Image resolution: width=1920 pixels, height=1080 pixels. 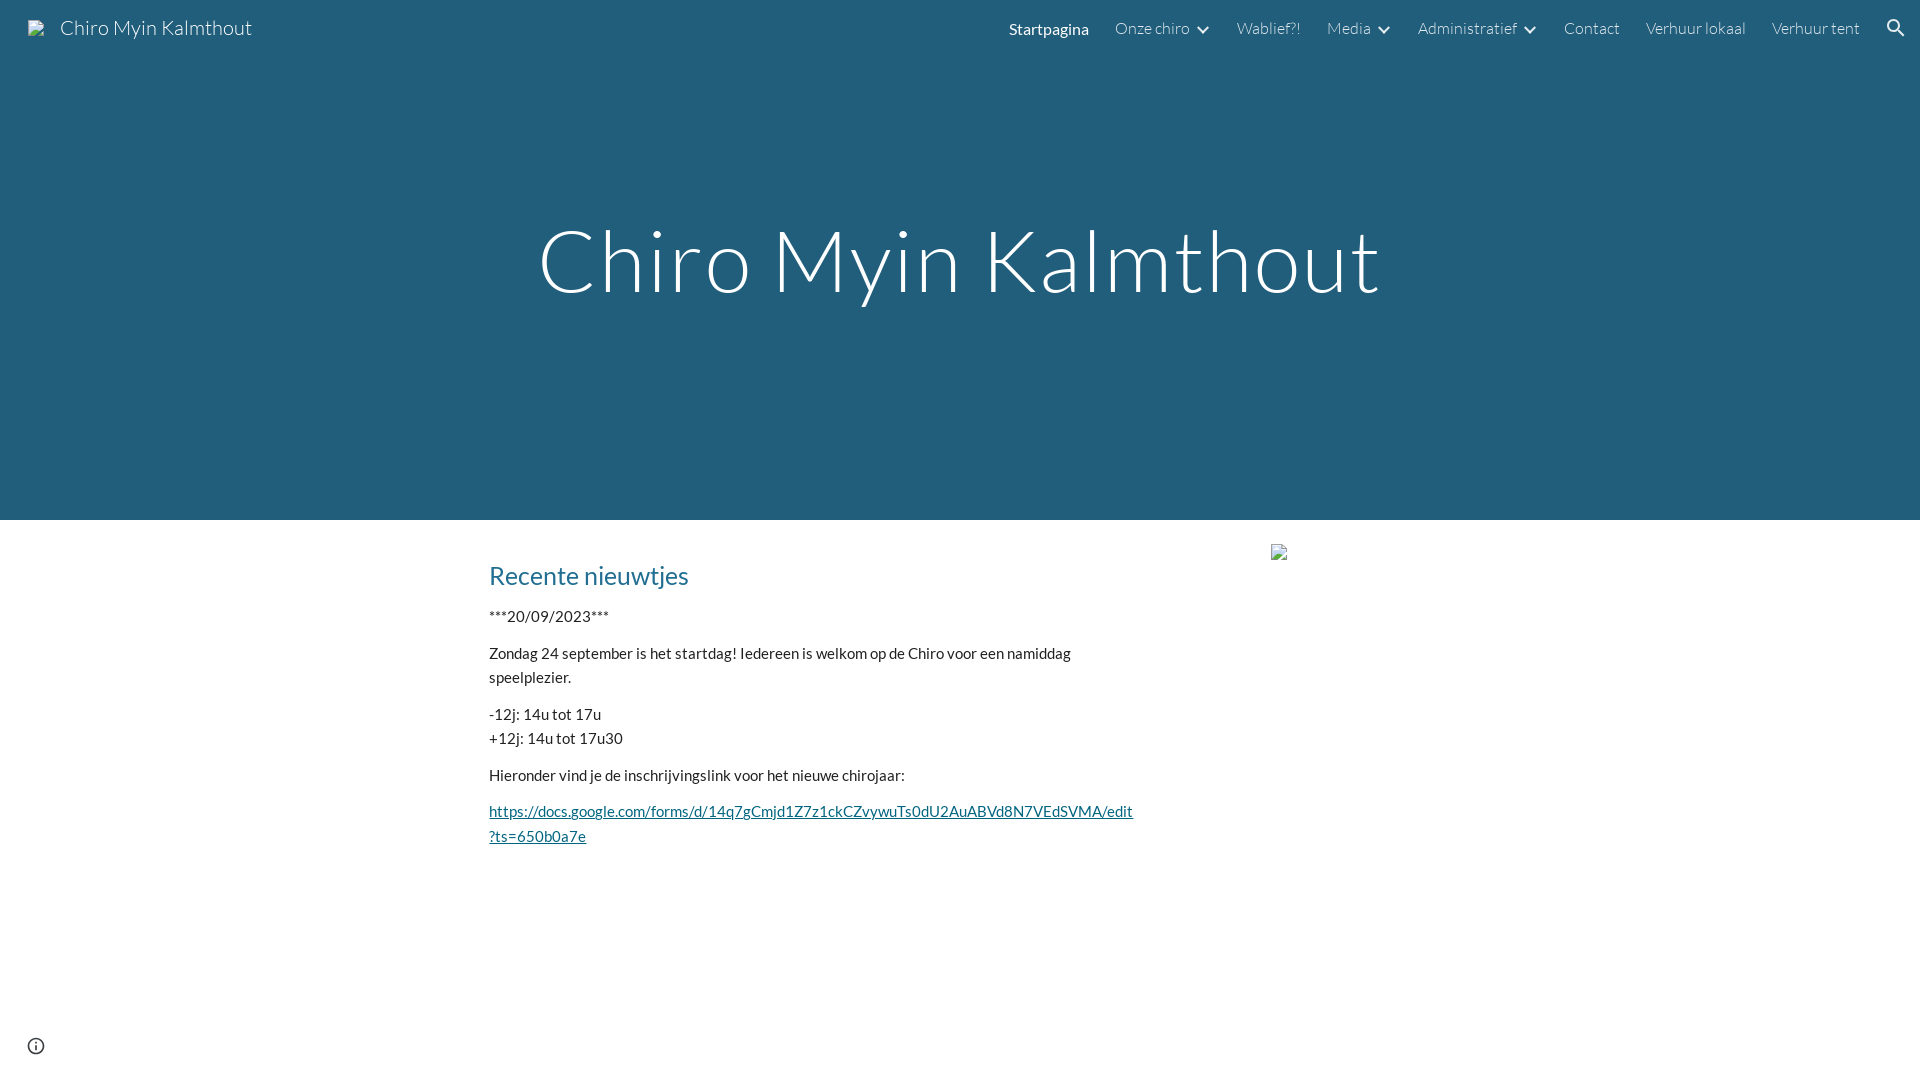 What do you see at coordinates (1048, 27) in the screenshot?
I see `'Startpagina'` at bounding box center [1048, 27].